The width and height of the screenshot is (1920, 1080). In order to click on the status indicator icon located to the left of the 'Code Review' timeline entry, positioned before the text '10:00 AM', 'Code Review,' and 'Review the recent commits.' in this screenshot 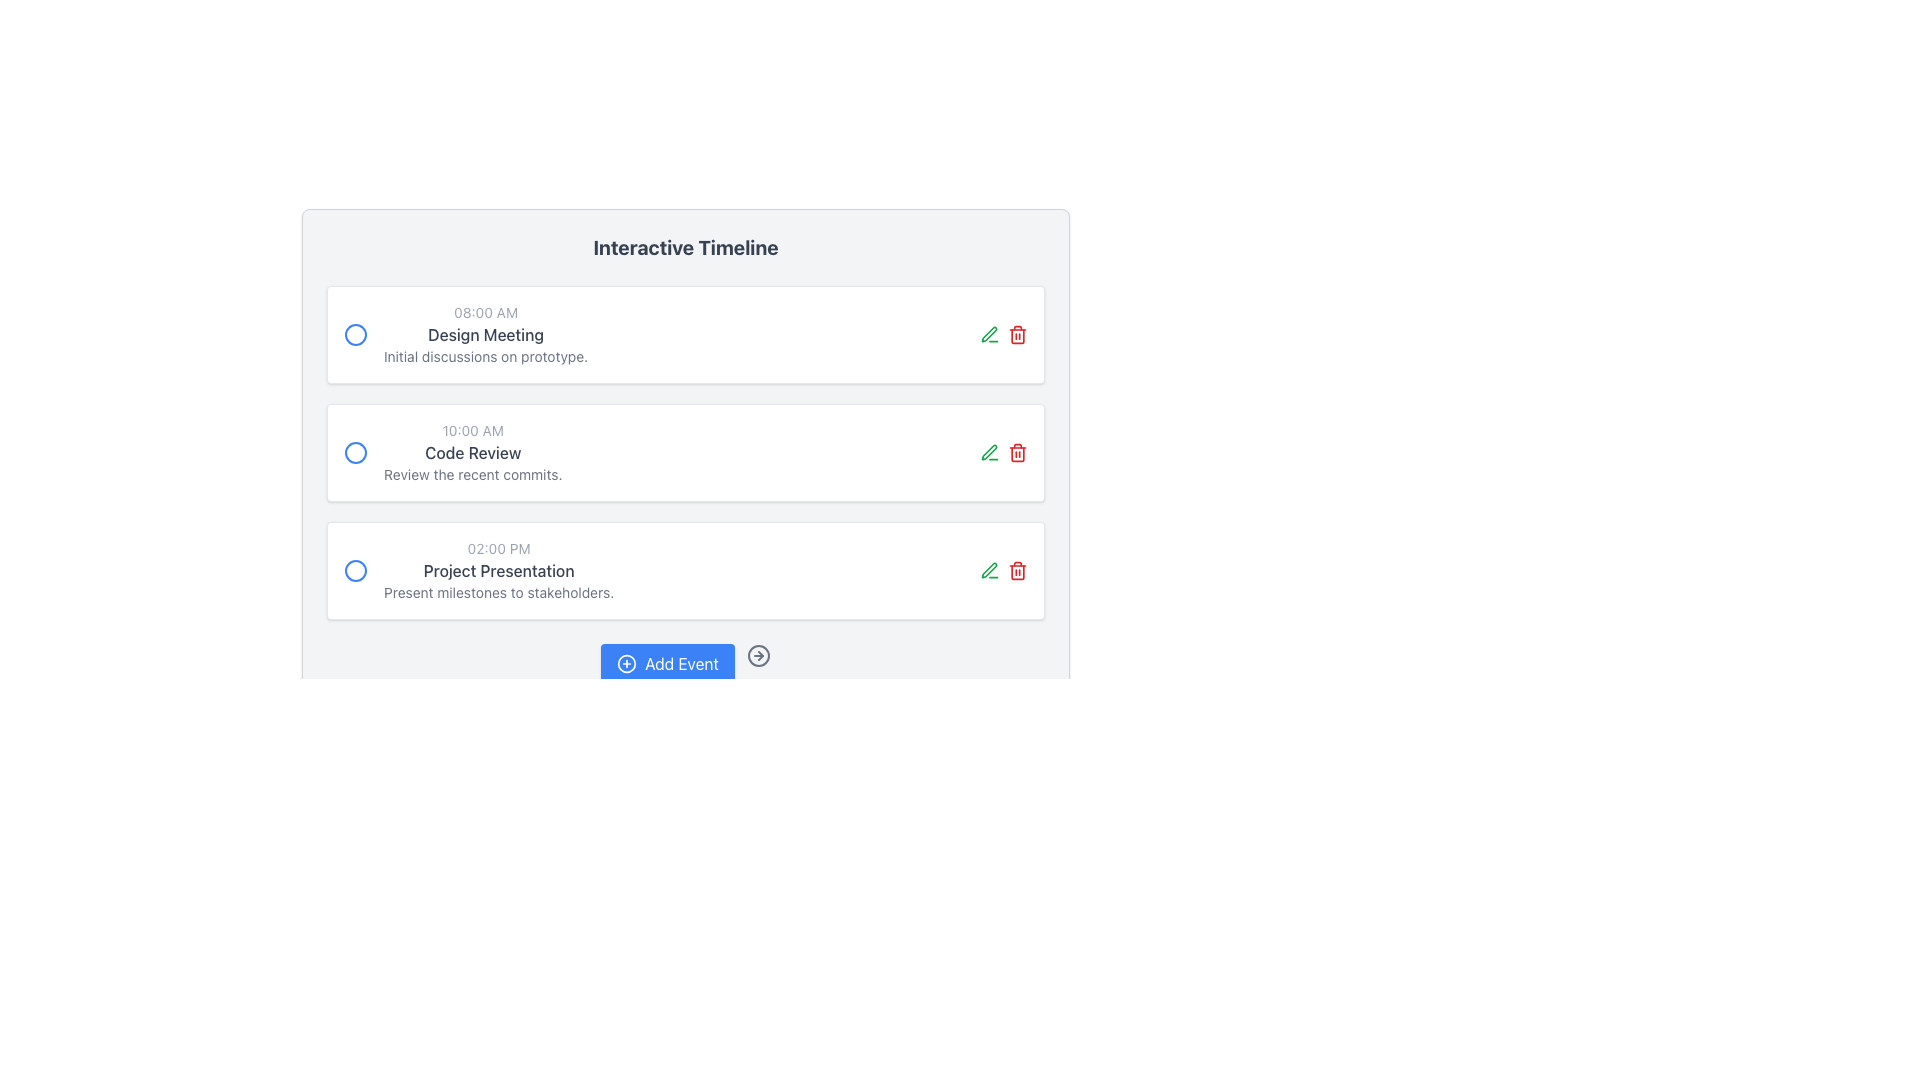, I will do `click(355, 452)`.